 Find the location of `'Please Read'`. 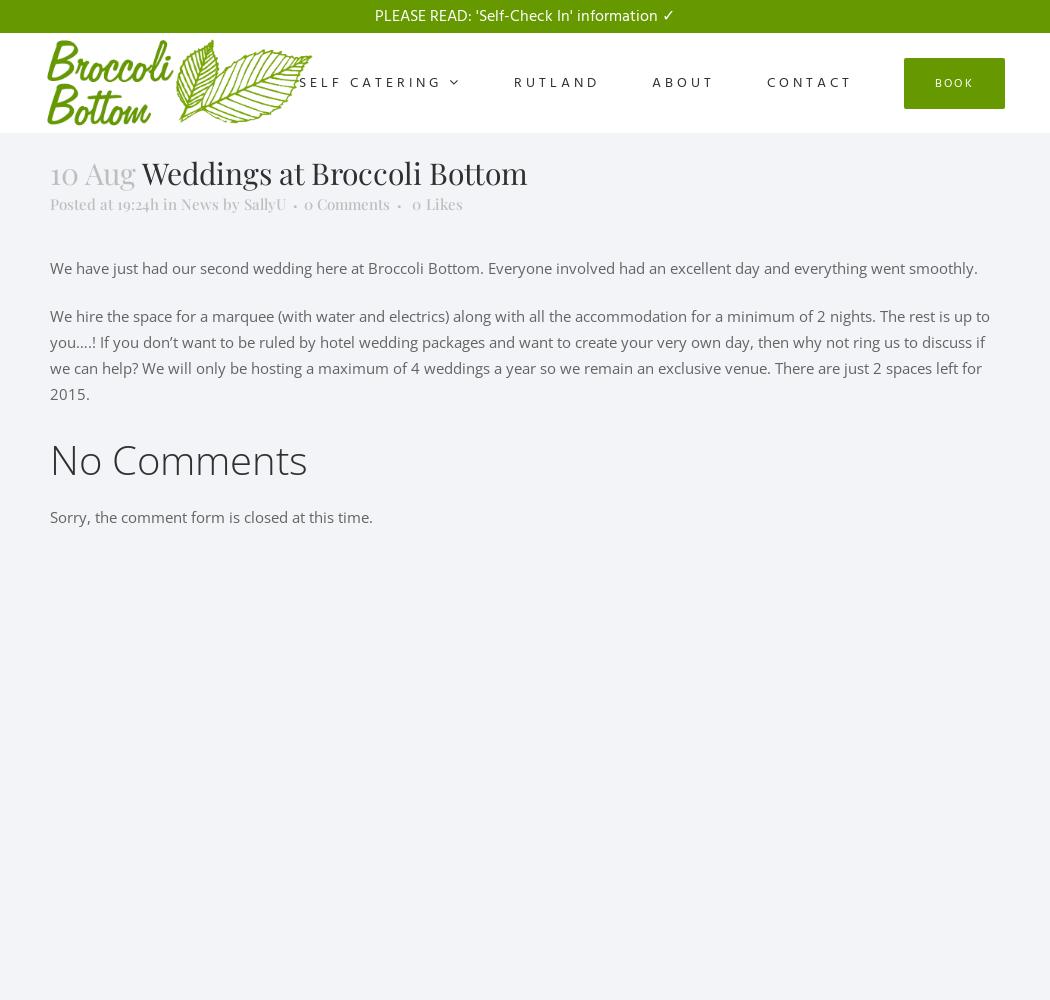

'Please Read' is located at coordinates (420, 16).